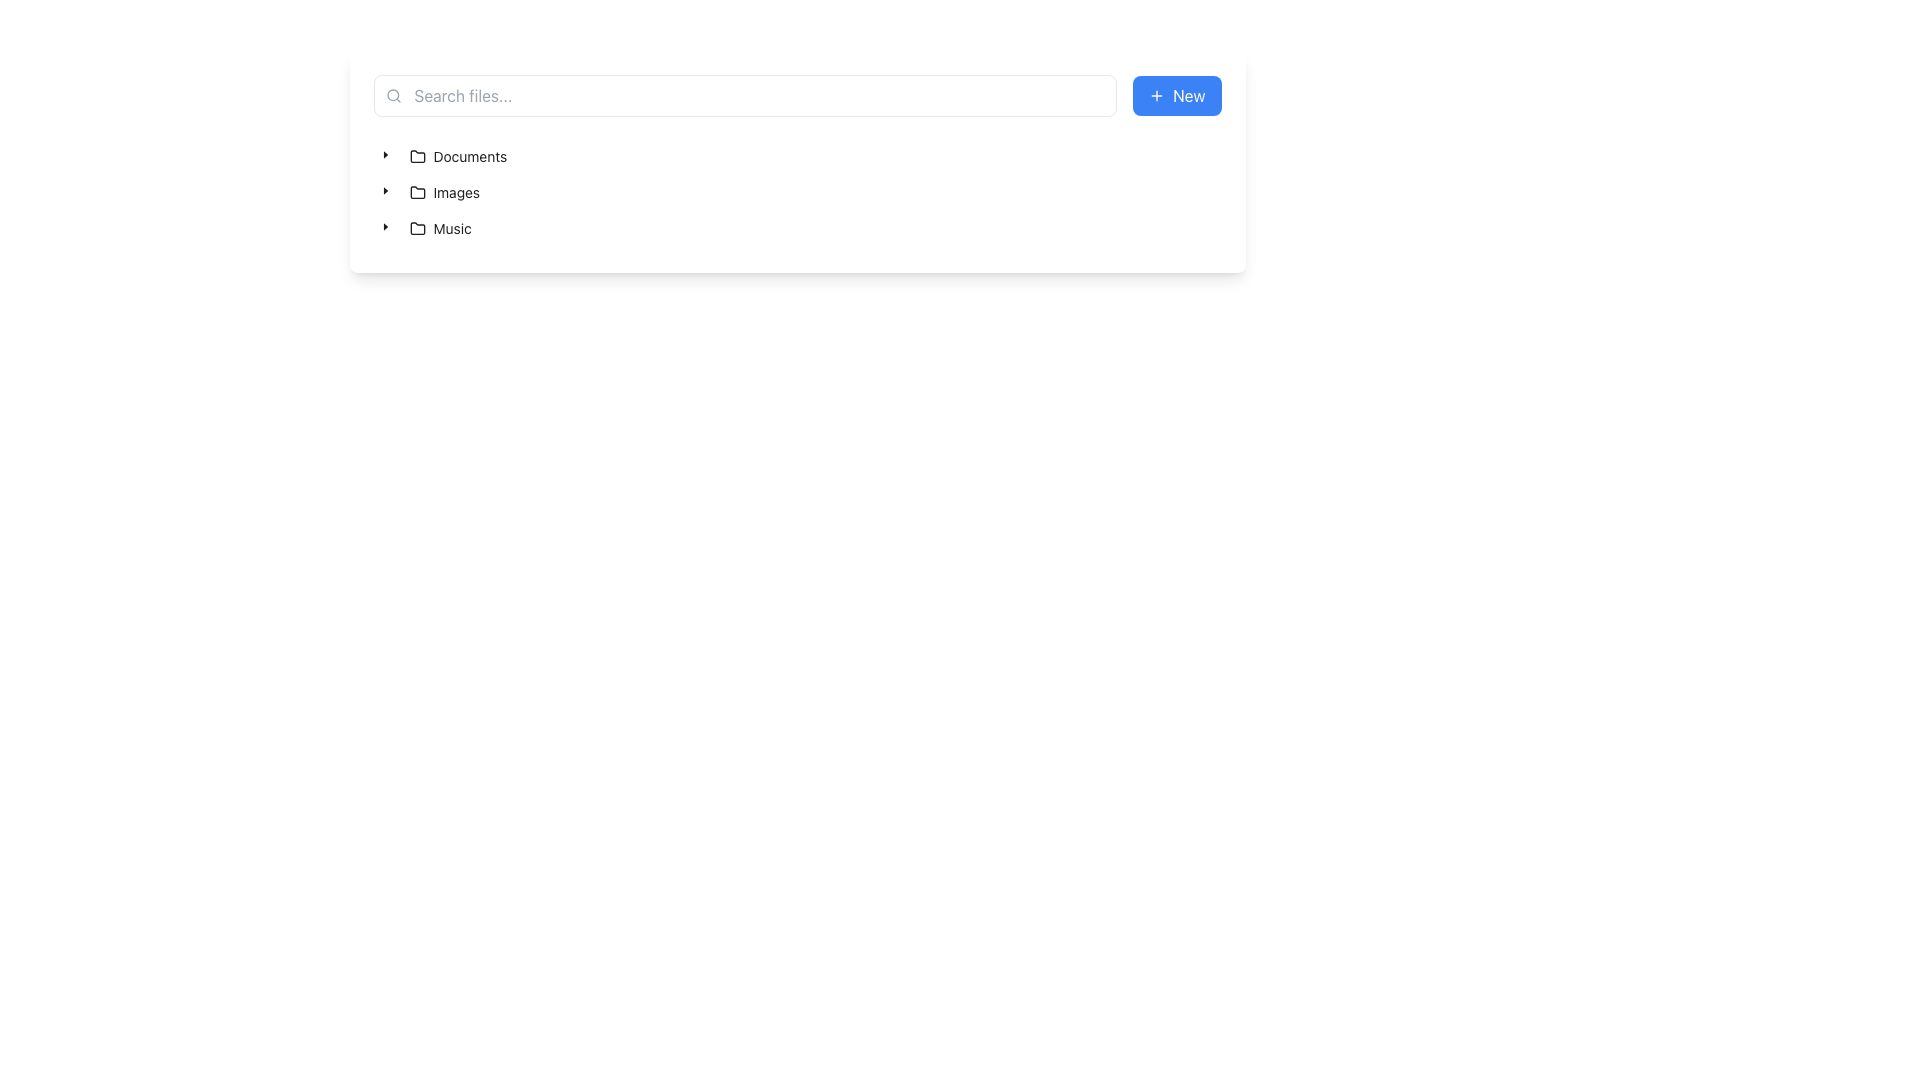 The image size is (1920, 1080). I want to click on the Tree view toggle button located to the left of the 'Documents' label, so click(385, 156).